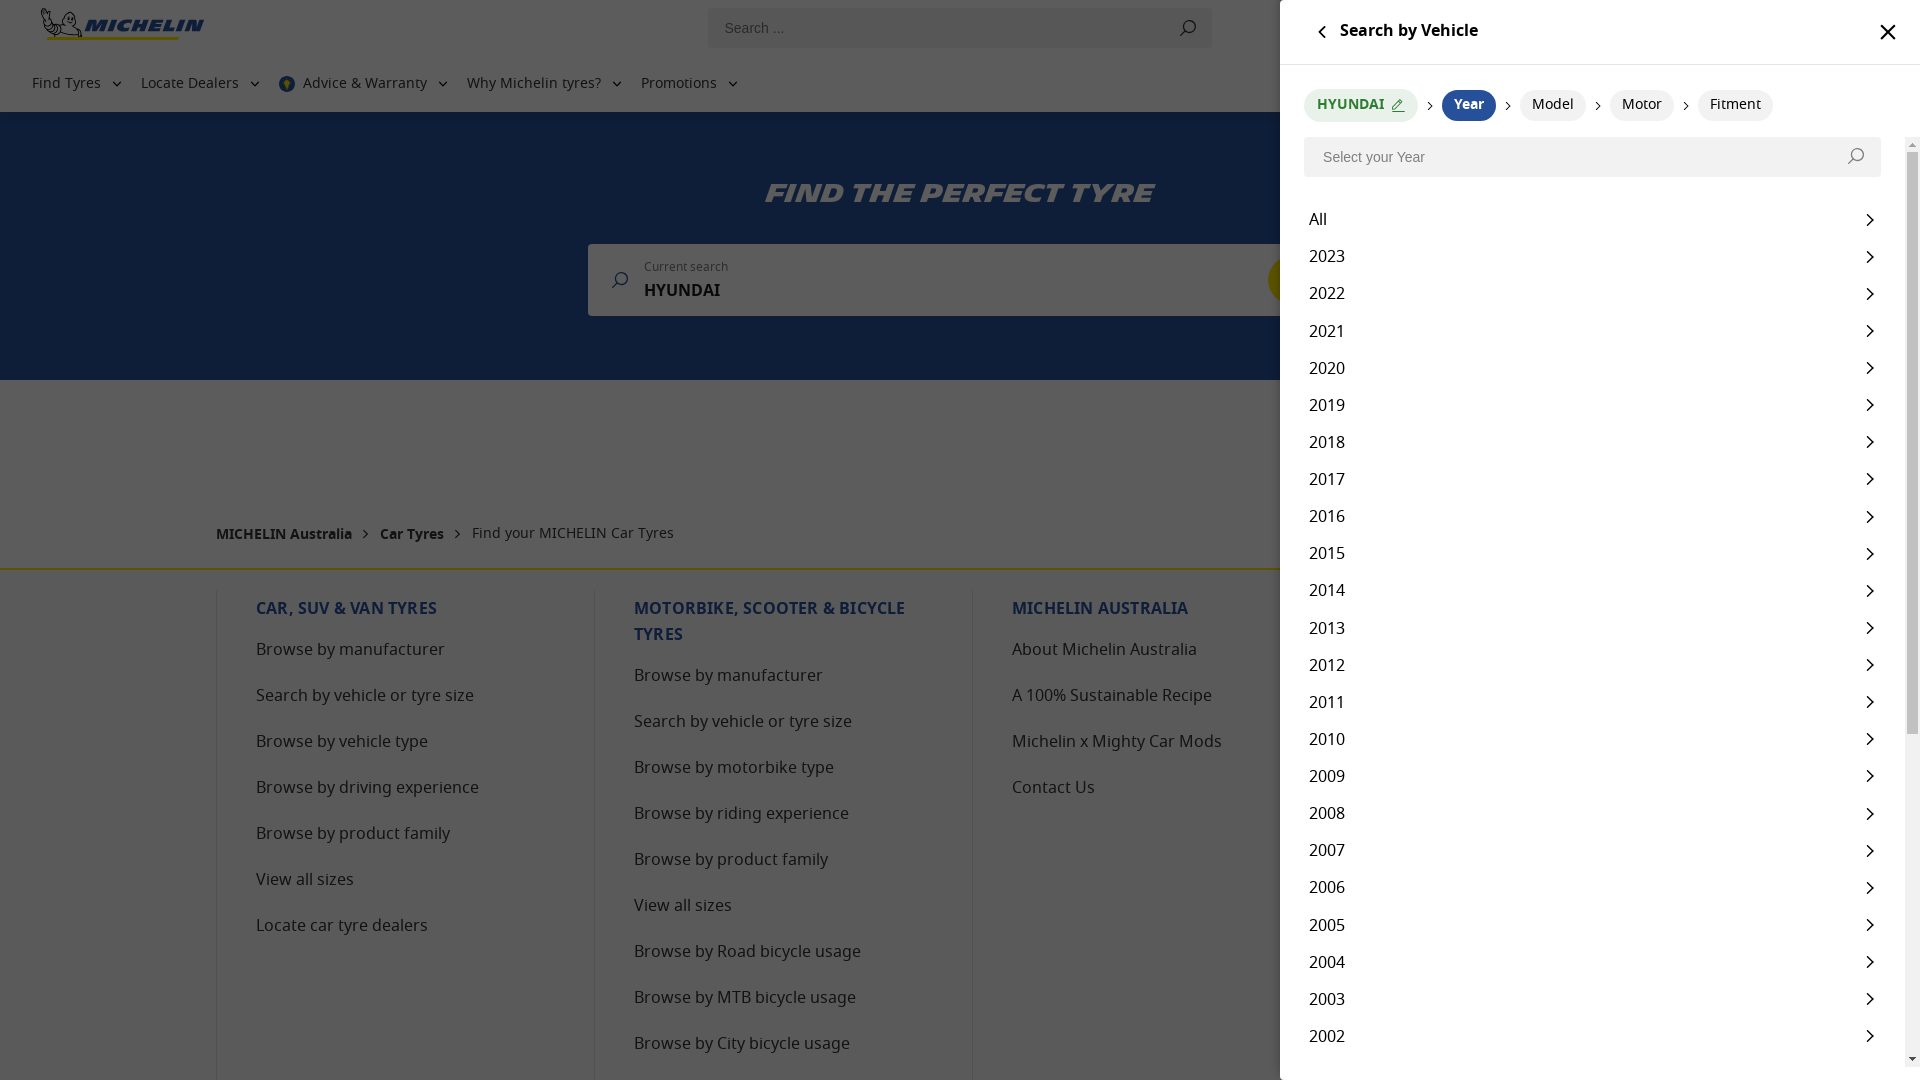 The height and width of the screenshot is (1080, 1920). I want to click on 'Browse by driving experience', so click(367, 788).